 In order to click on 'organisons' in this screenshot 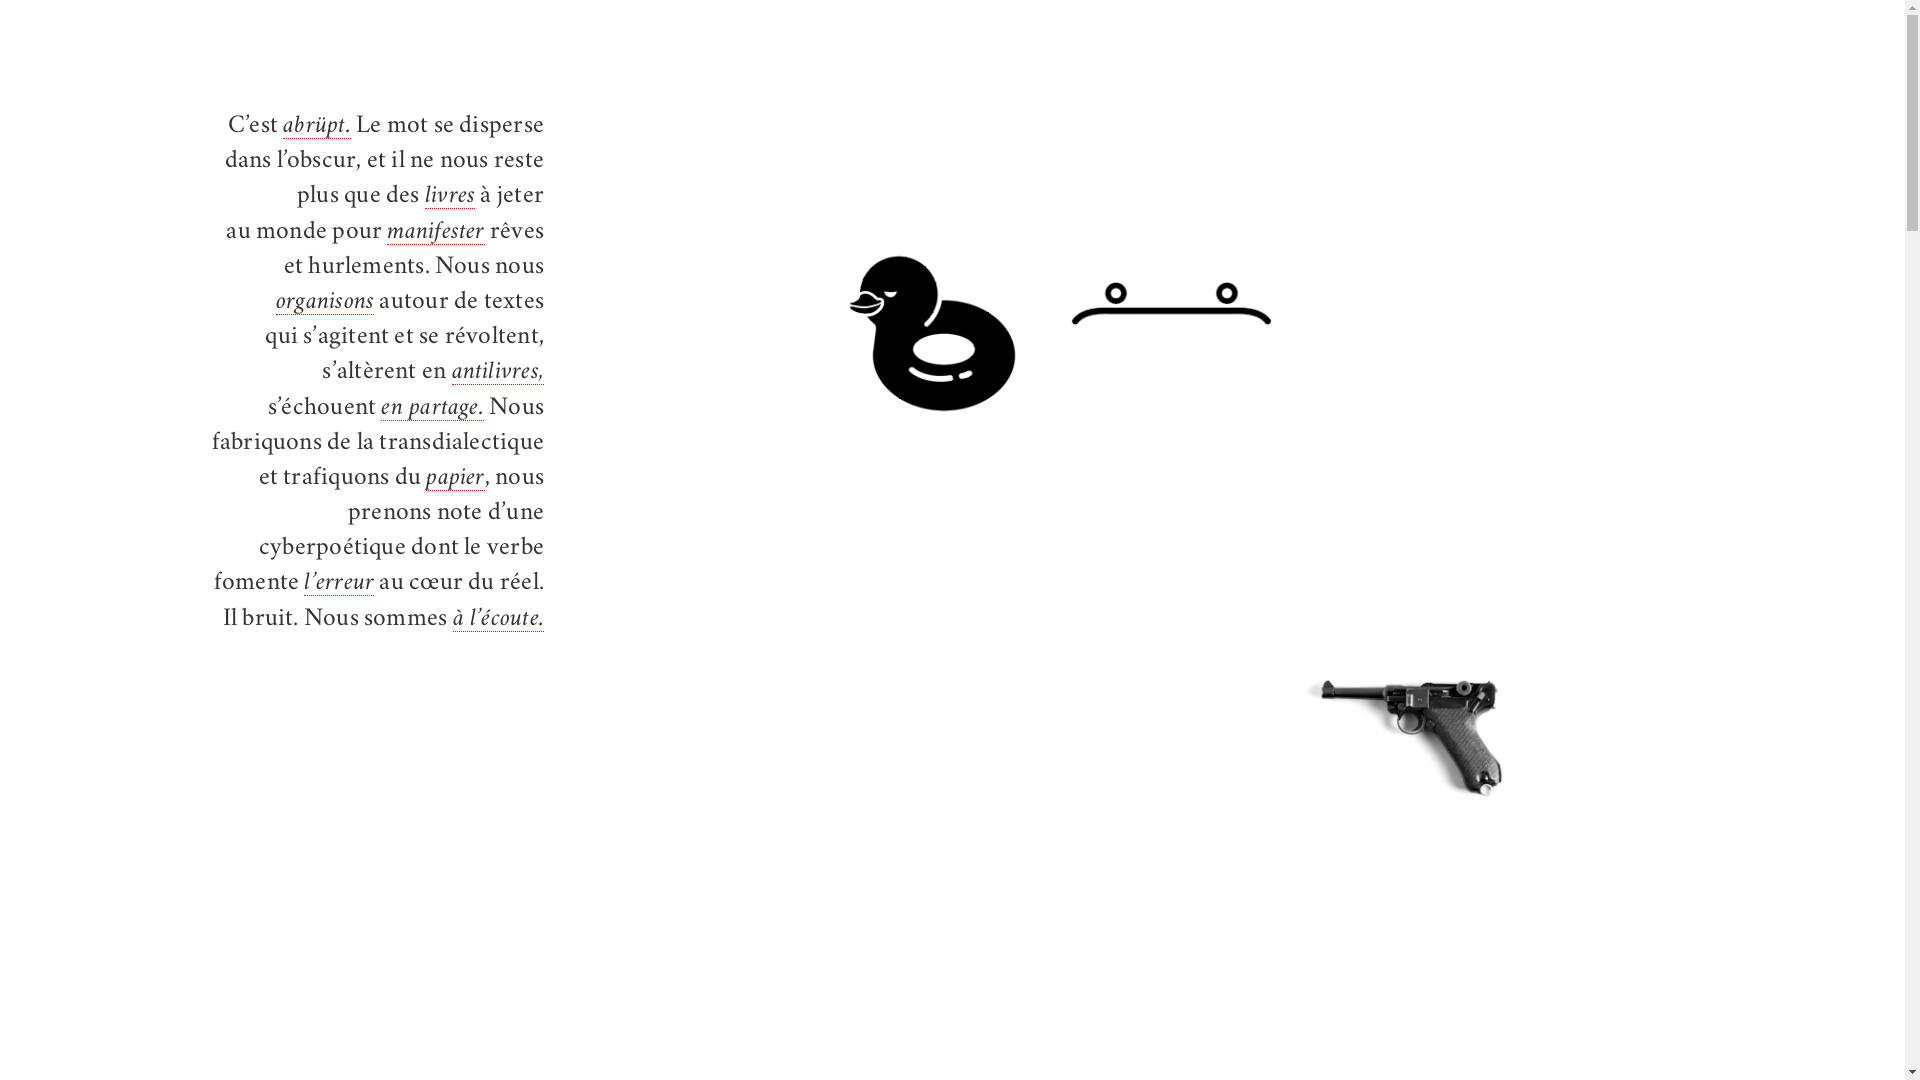, I will do `click(325, 303)`.